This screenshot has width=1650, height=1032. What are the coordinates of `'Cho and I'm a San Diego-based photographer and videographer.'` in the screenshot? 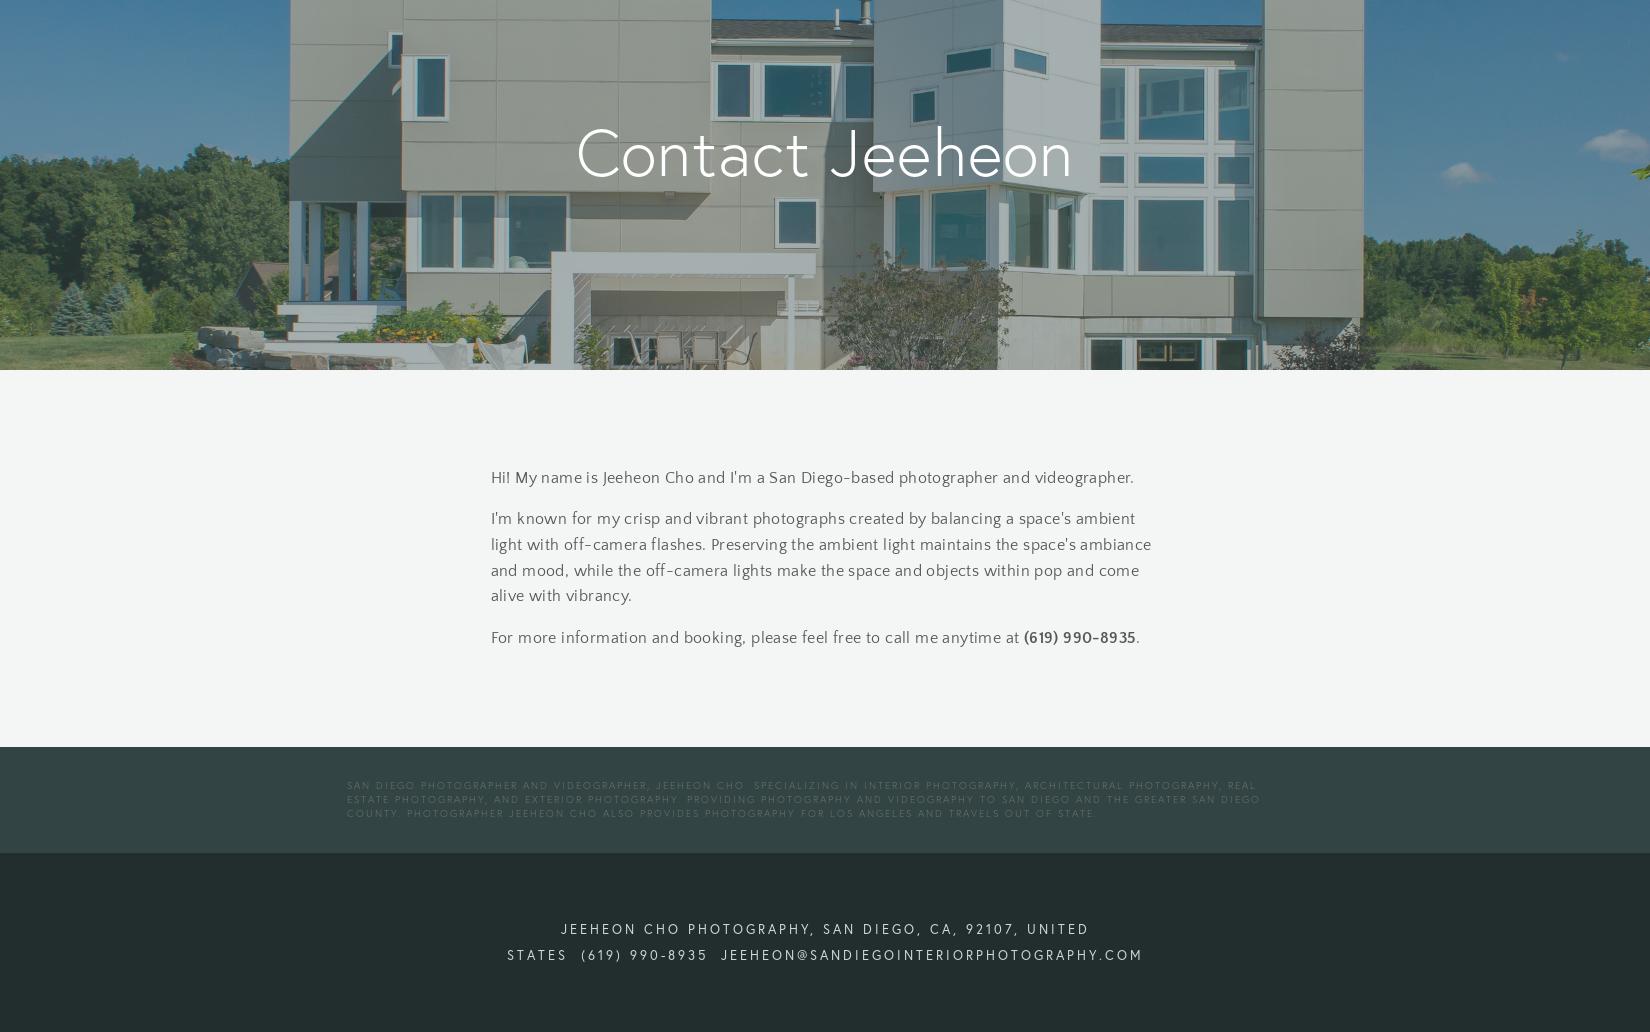 It's located at (898, 475).